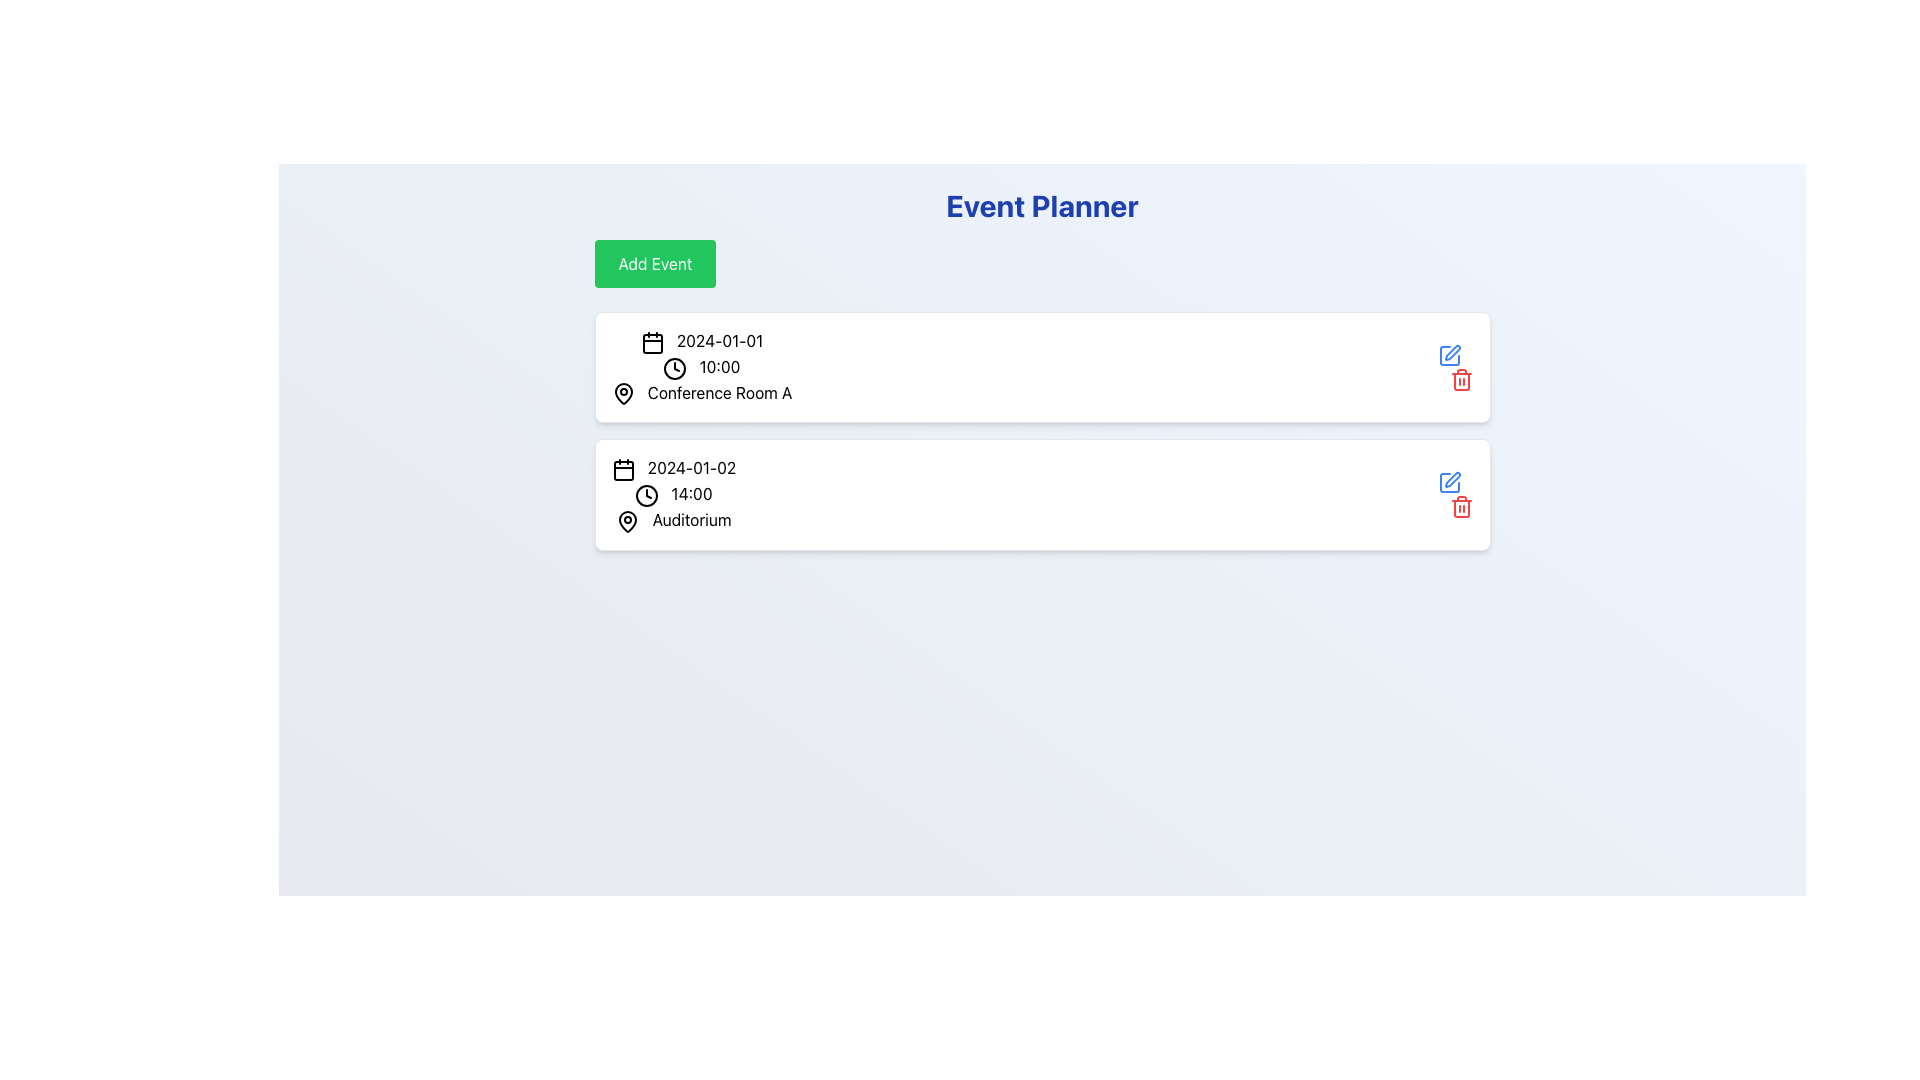 This screenshot has height=1080, width=1920. Describe the element at coordinates (627, 520) in the screenshot. I see `the location pin icon next to the text 'Auditorium' within the second event card` at that location.